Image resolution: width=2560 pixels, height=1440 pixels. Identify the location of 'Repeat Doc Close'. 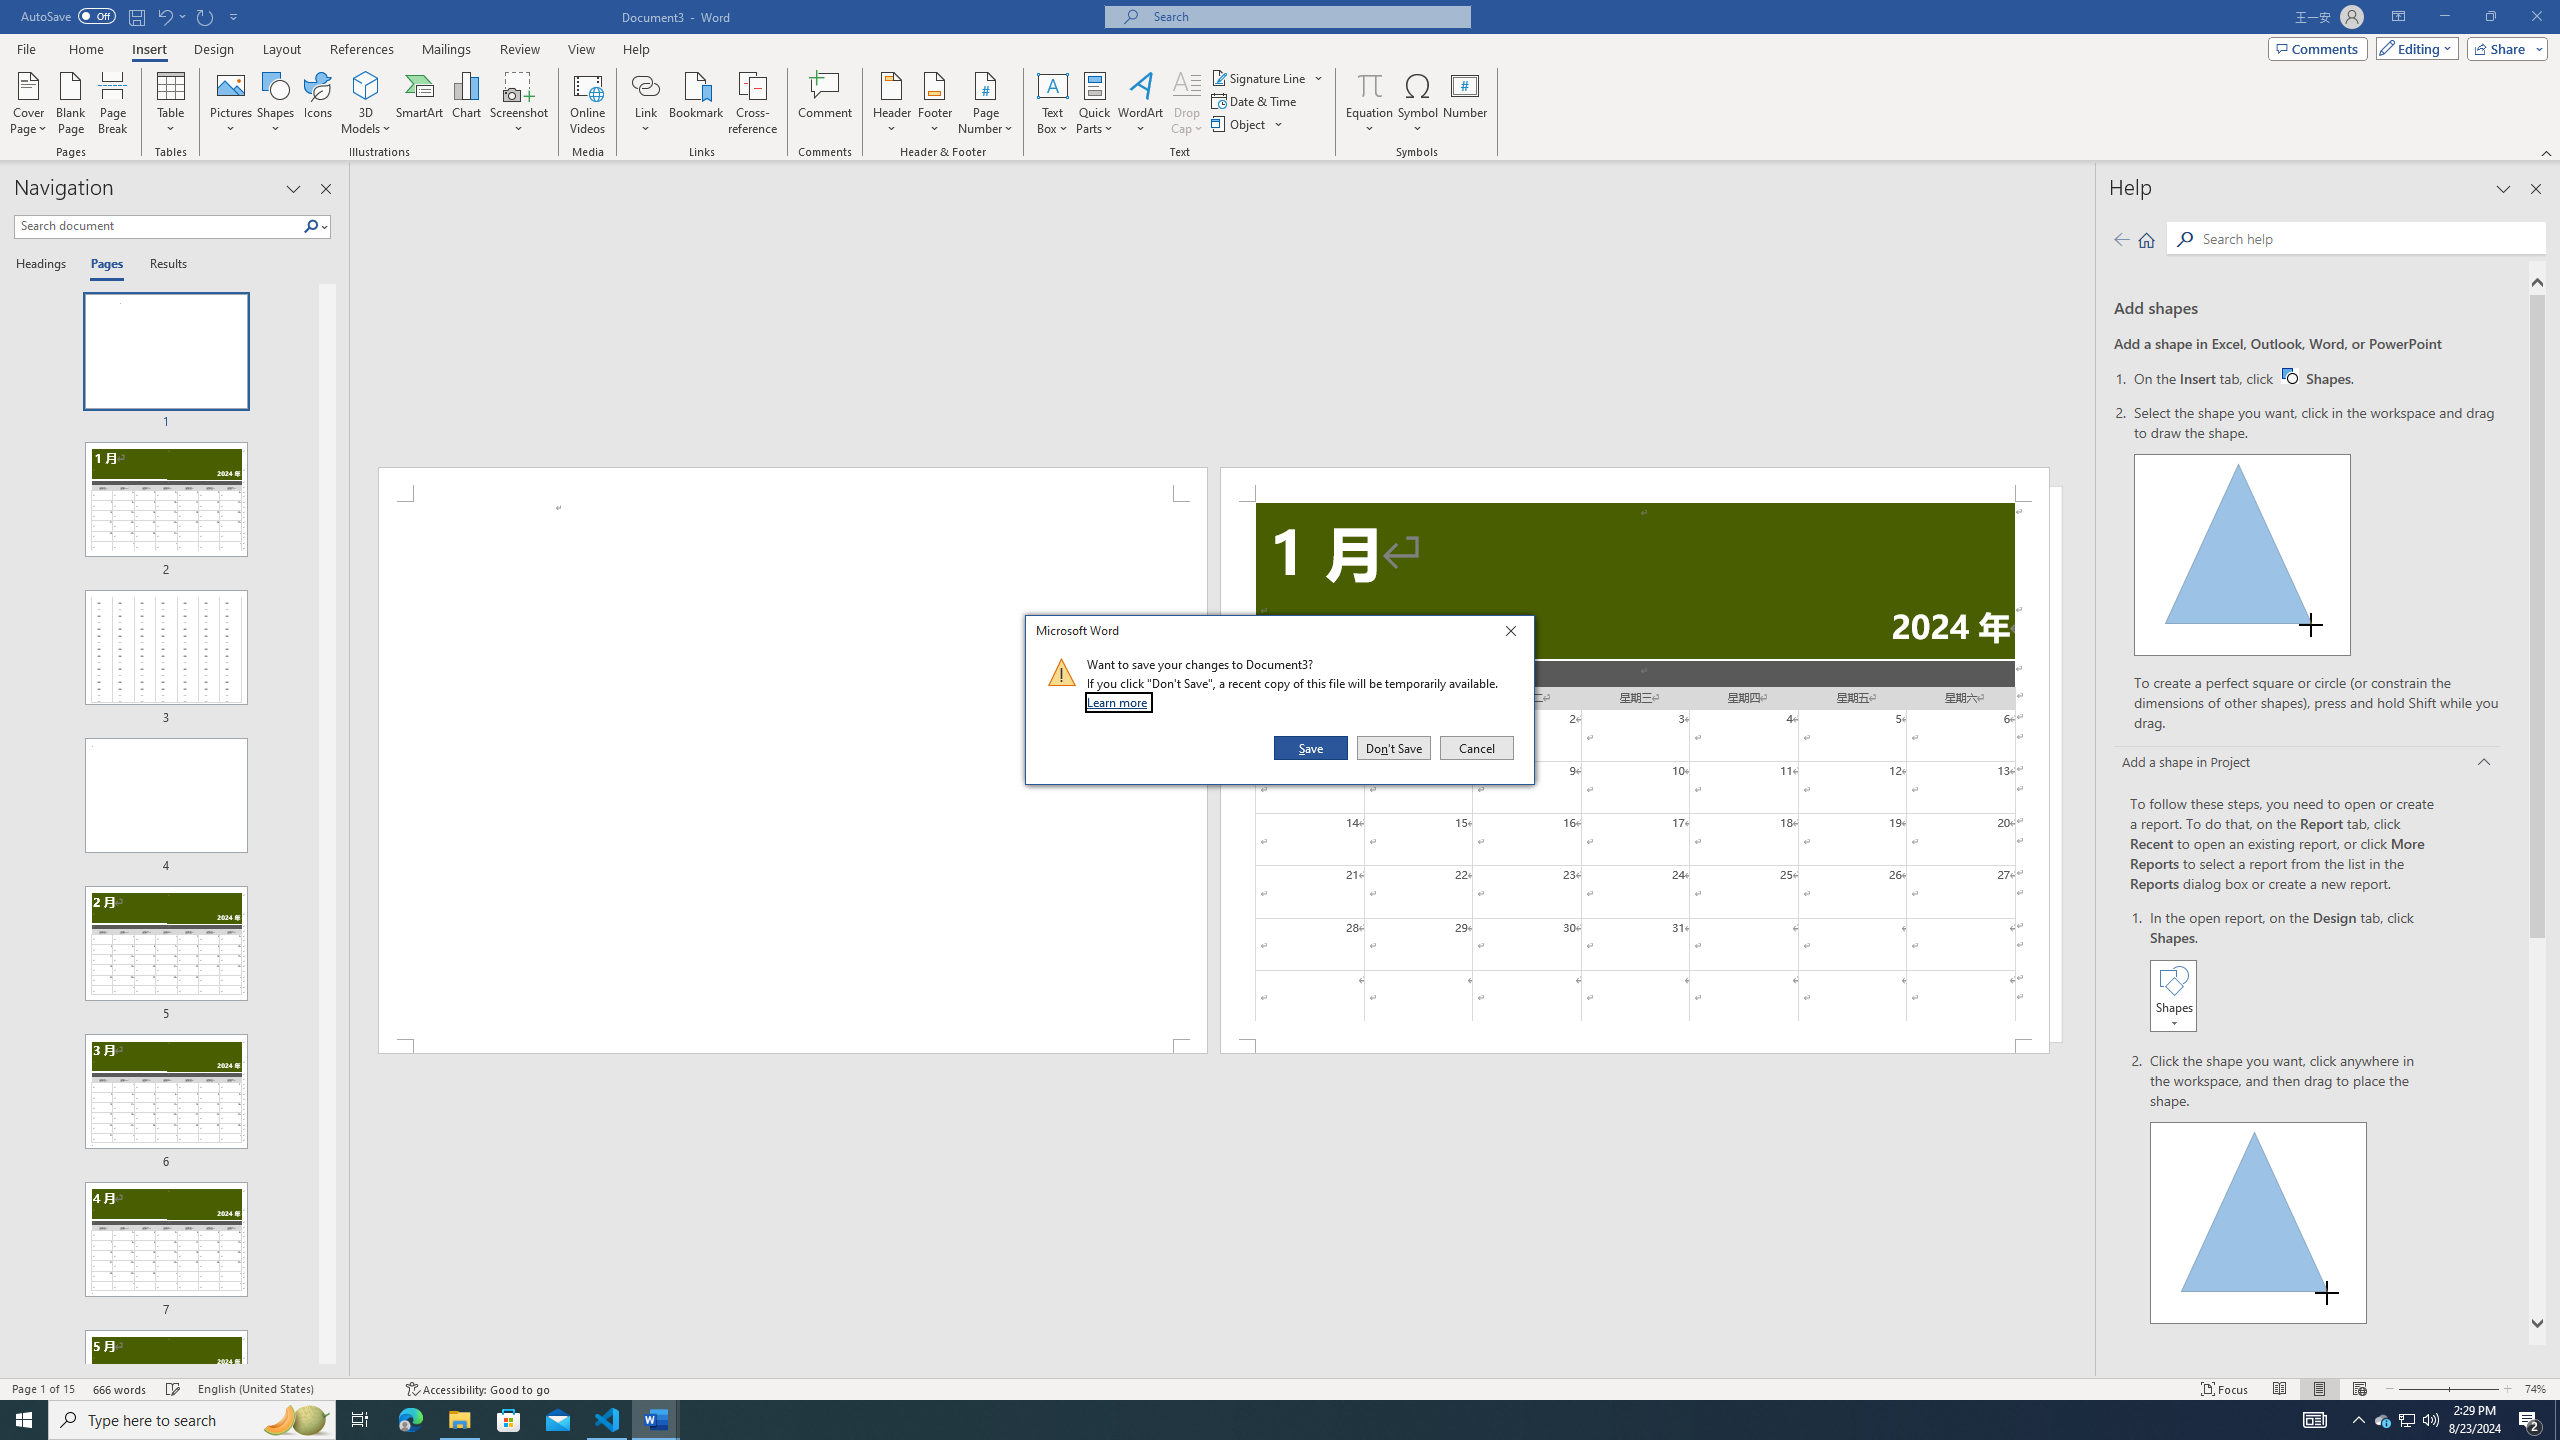
(205, 15).